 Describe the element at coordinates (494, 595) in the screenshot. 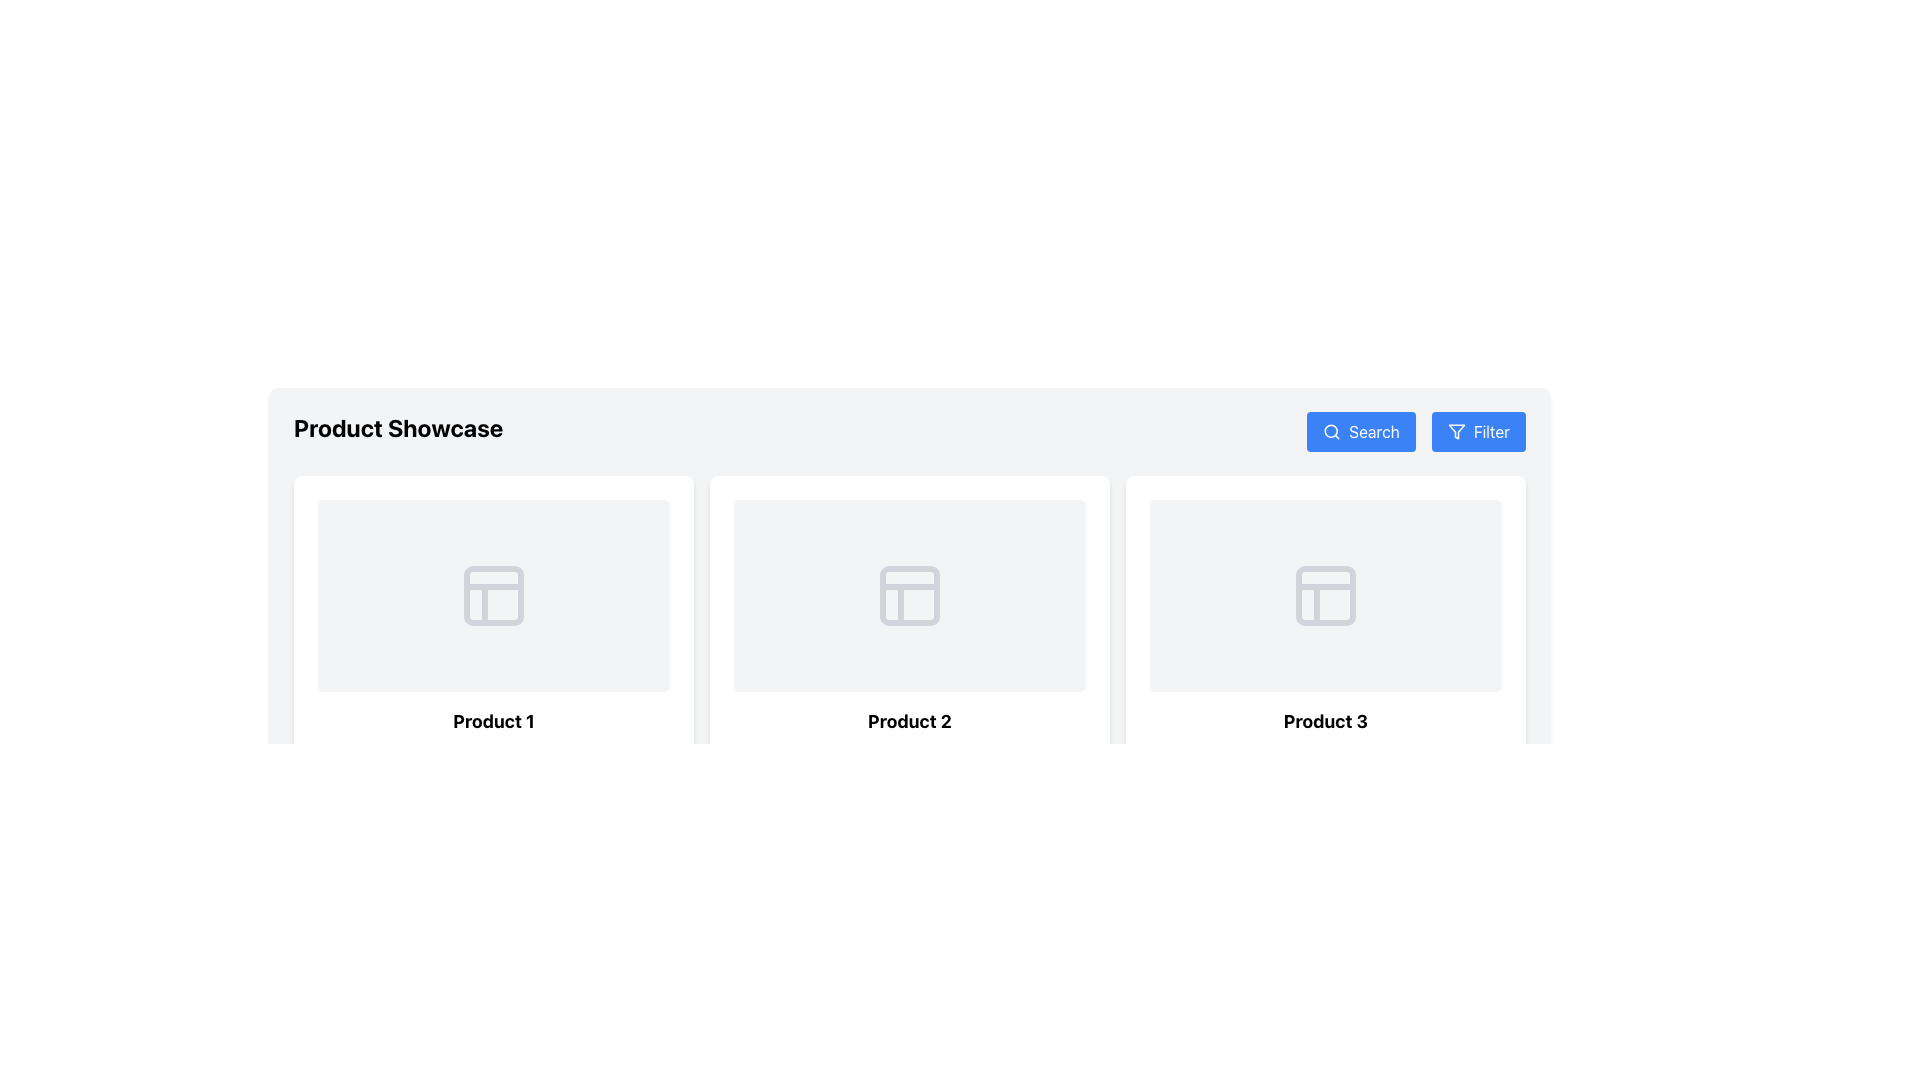

I see `the gray icon depicting a window layout associated with the 'Product 1' card in the 'Product Showcase' section` at that location.